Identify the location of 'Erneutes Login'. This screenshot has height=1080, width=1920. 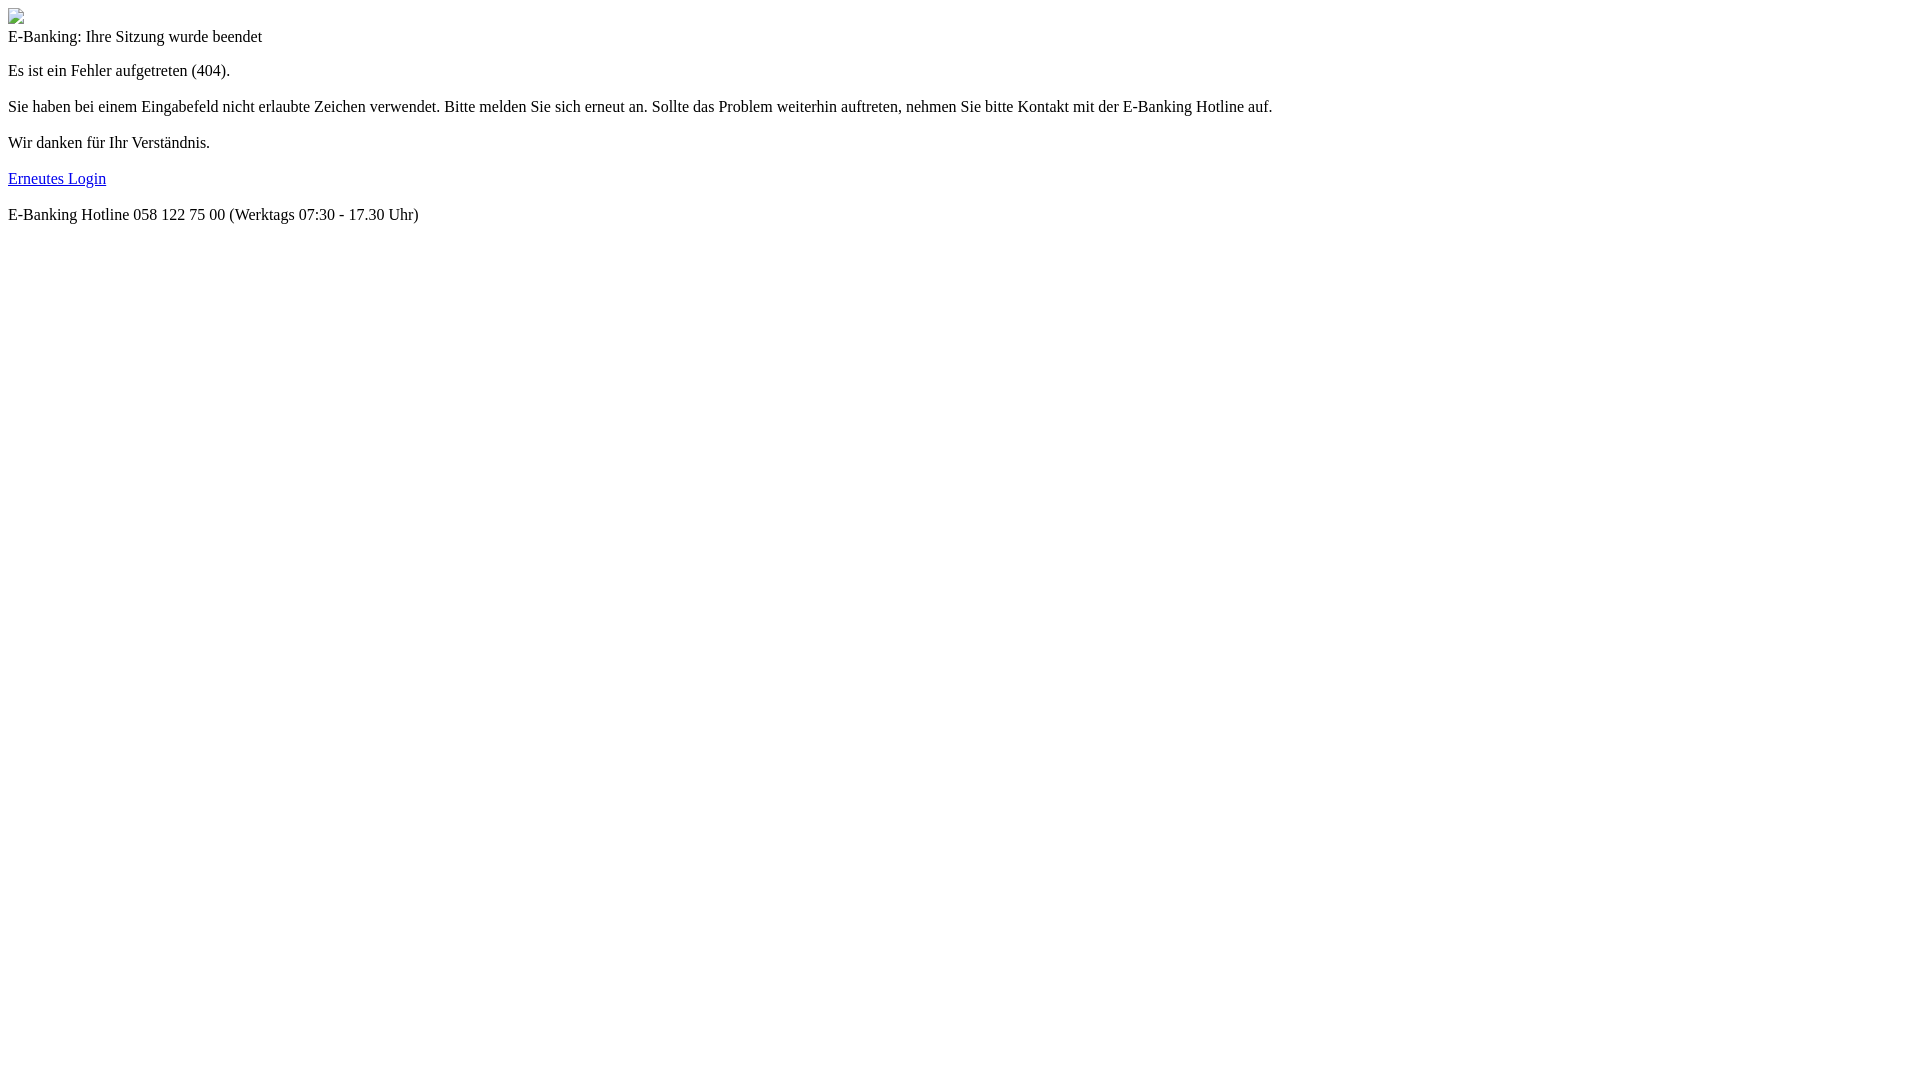
(57, 177).